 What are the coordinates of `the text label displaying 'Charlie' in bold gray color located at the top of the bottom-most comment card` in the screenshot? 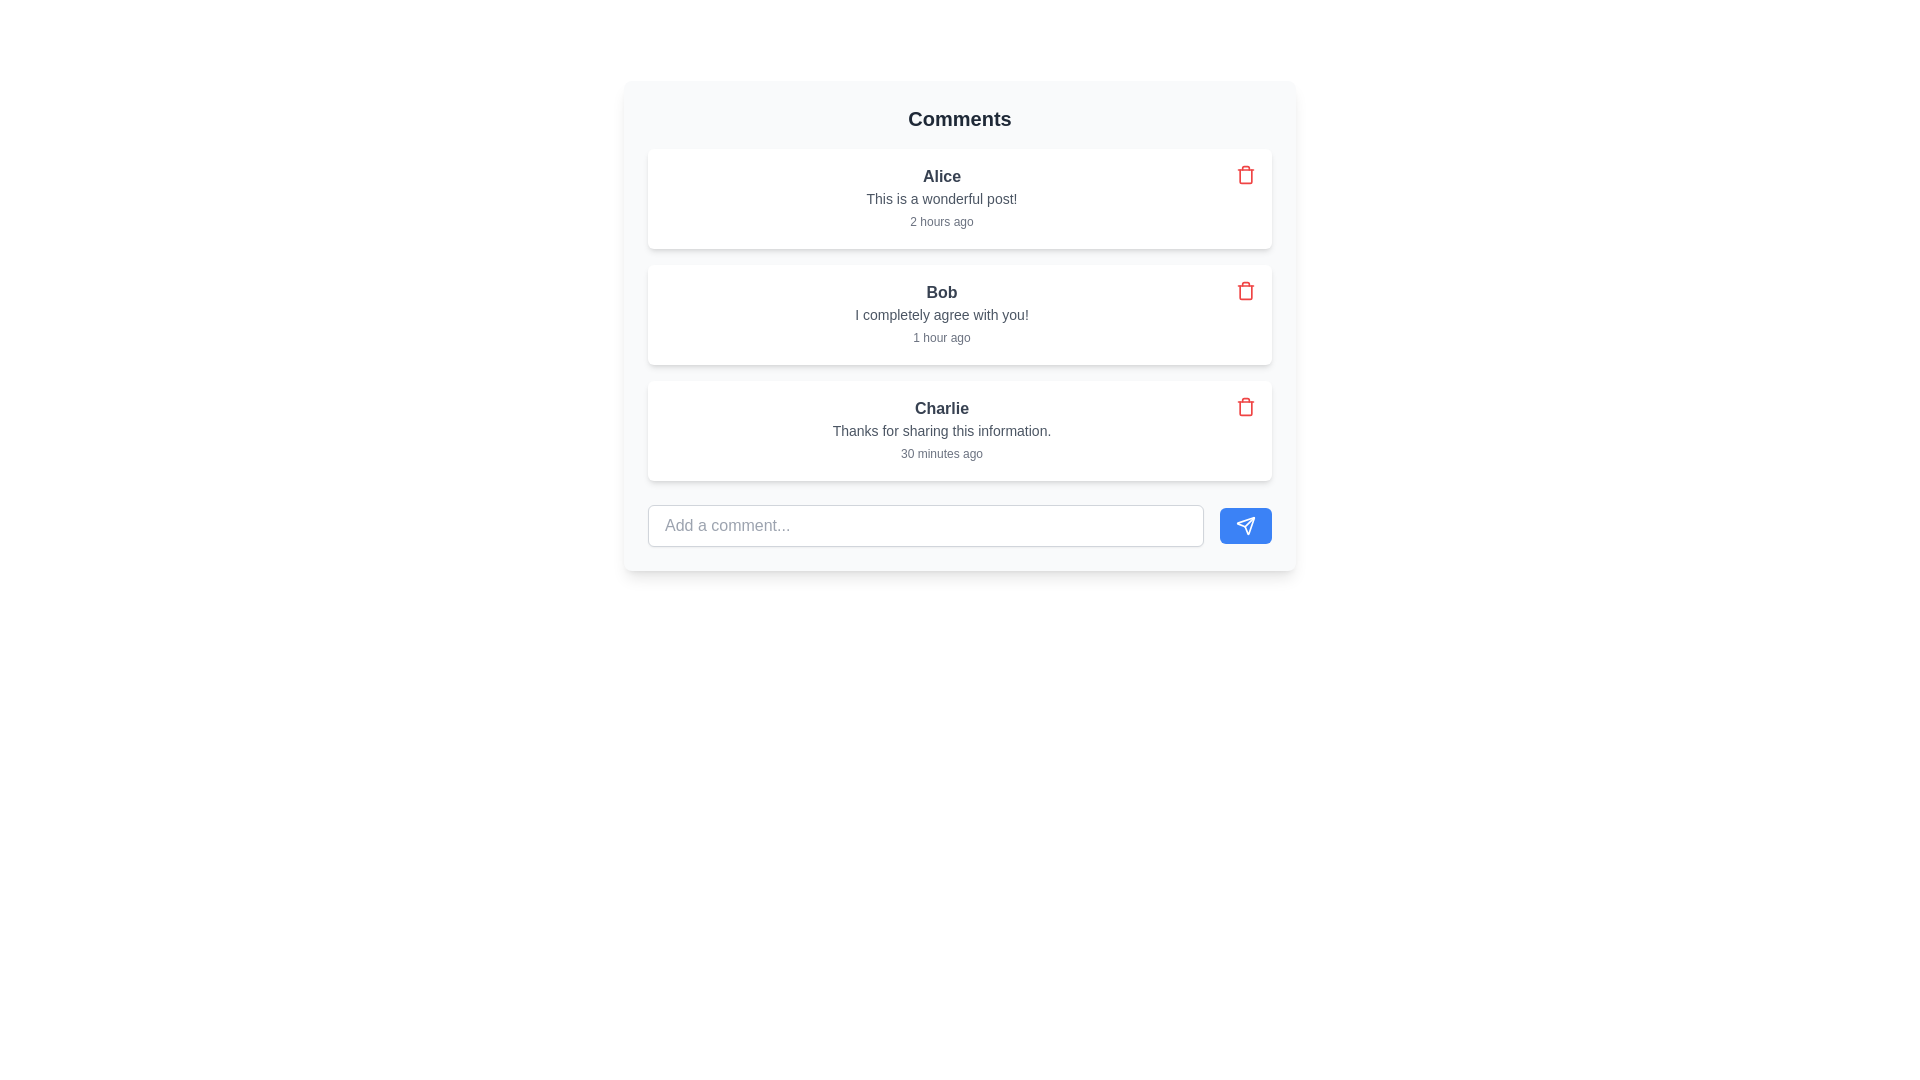 It's located at (940, 407).